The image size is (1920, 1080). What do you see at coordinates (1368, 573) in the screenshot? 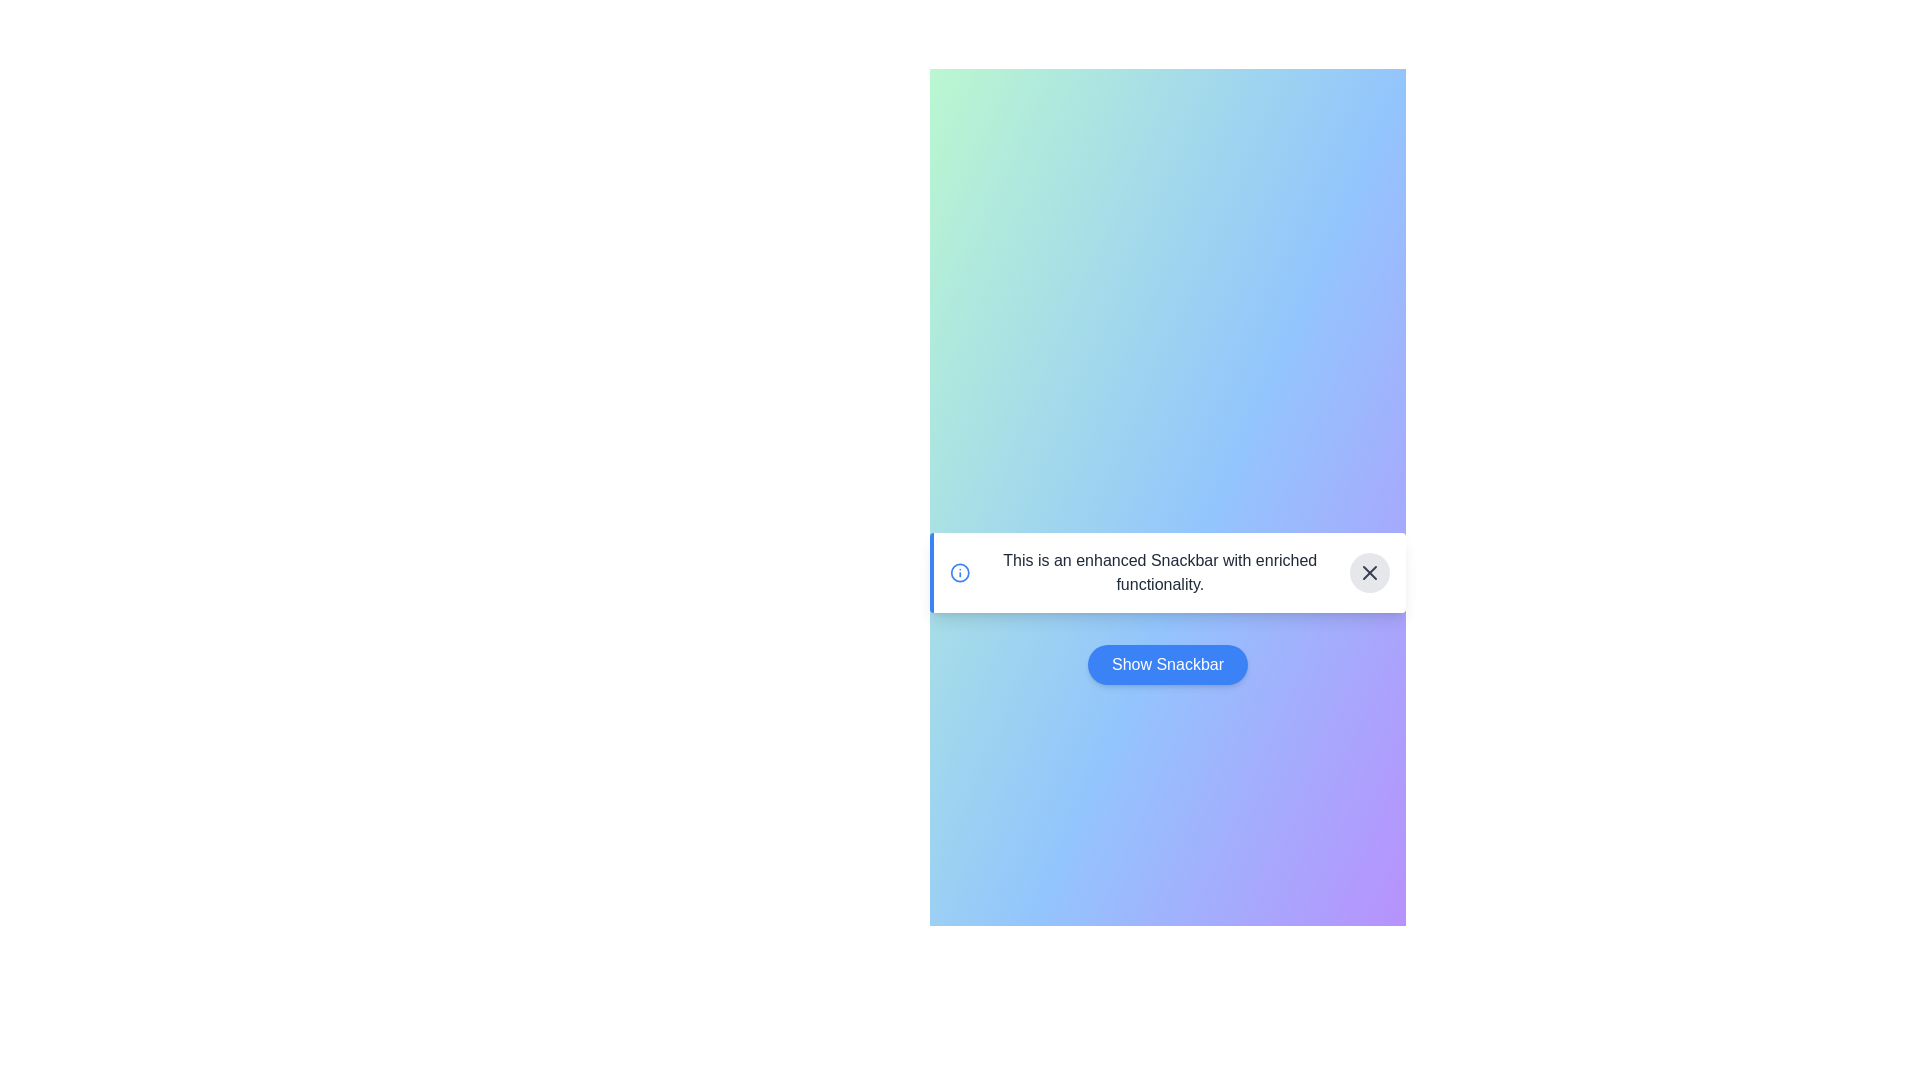
I see `the close button located at the far right of the white notification bar` at bounding box center [1368, 573].